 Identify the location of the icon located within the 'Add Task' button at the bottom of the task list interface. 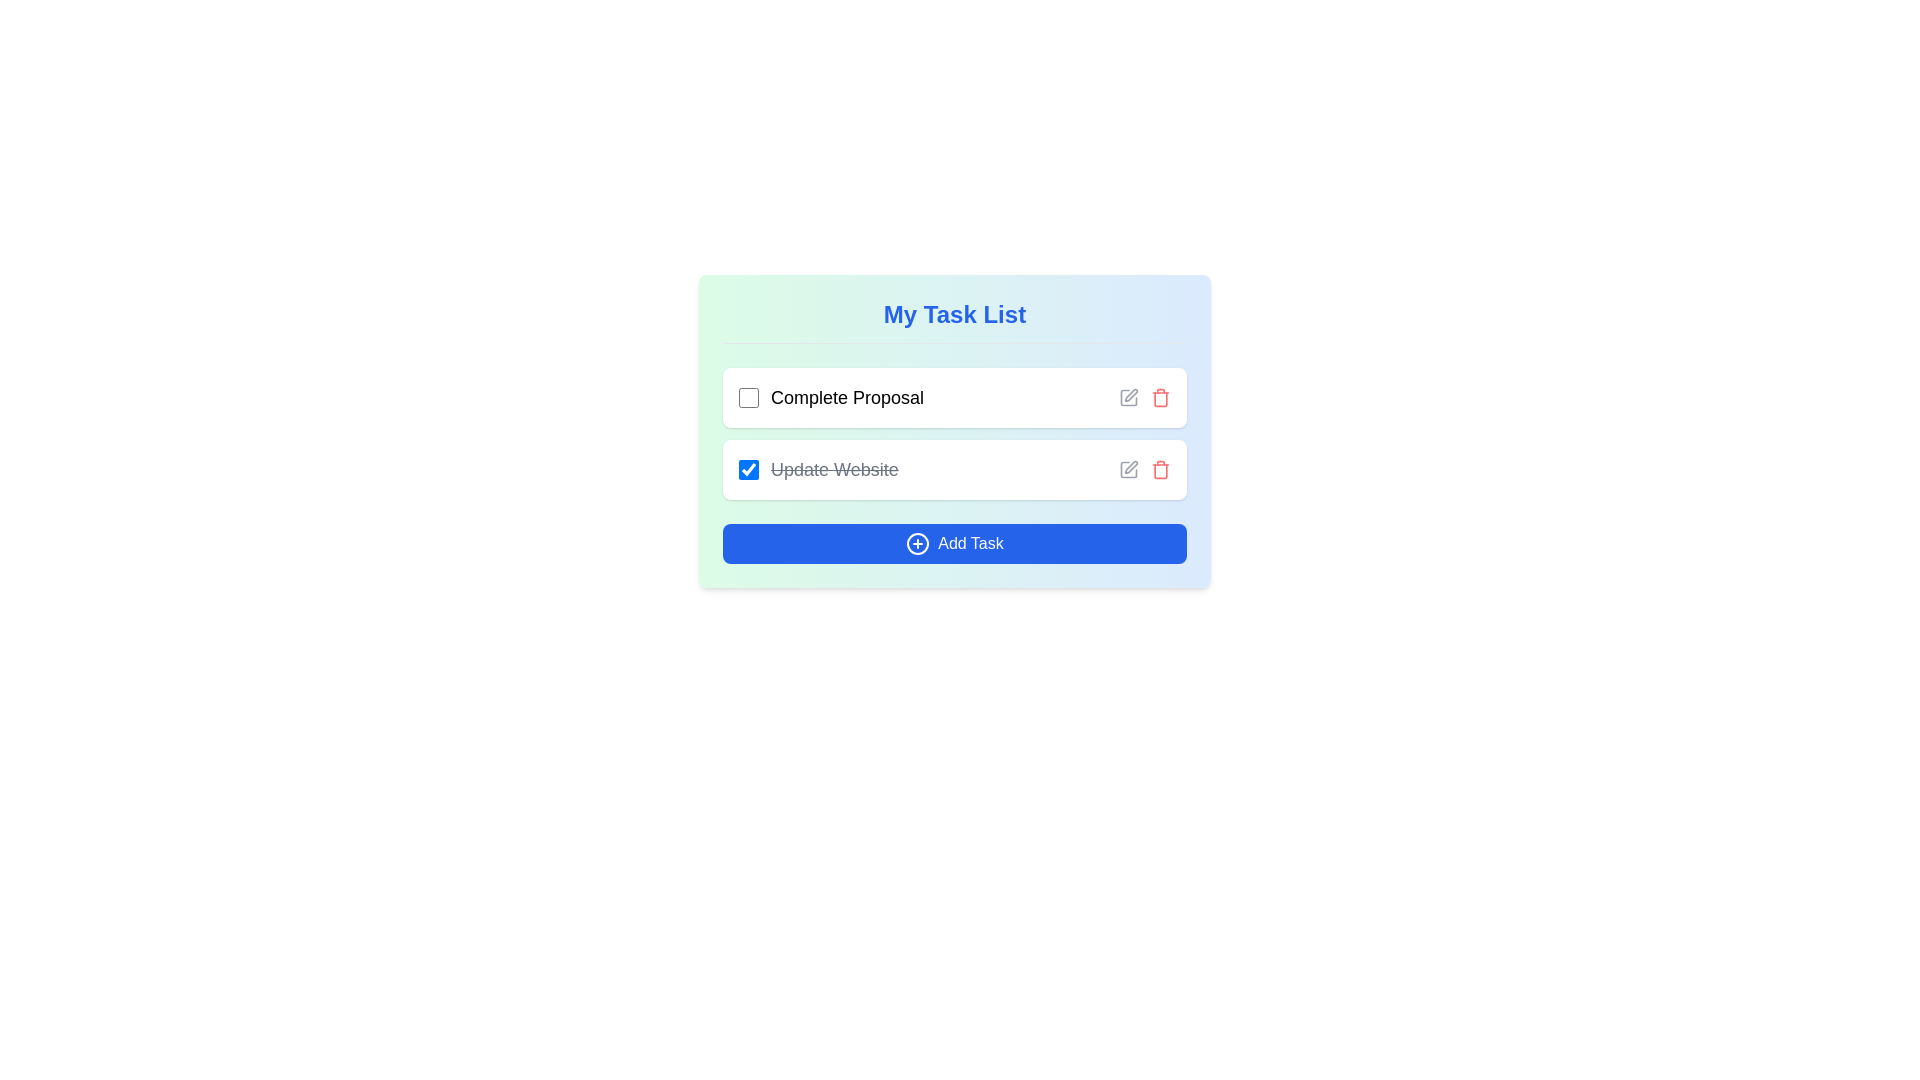
(917, 543).